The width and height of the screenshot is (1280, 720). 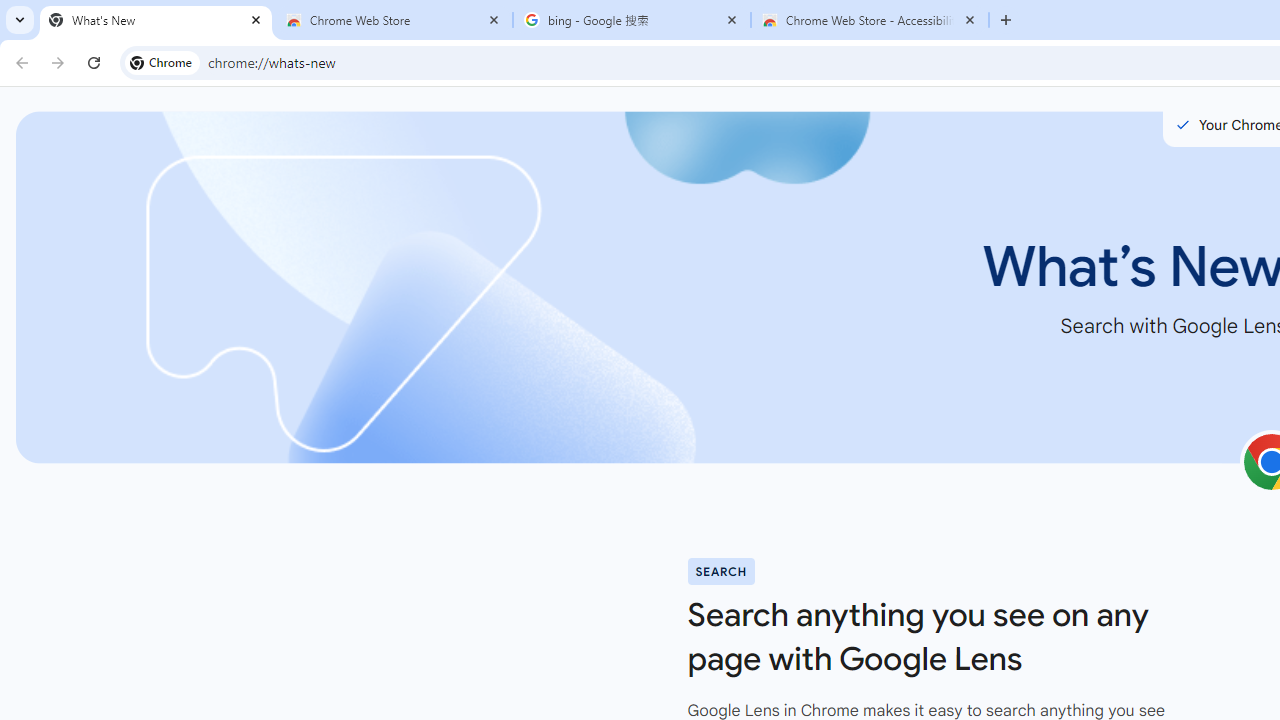 What do you see at coordinates (155, 20) in the screenshot?
I see `'What'` at bounding box center [155, 20].